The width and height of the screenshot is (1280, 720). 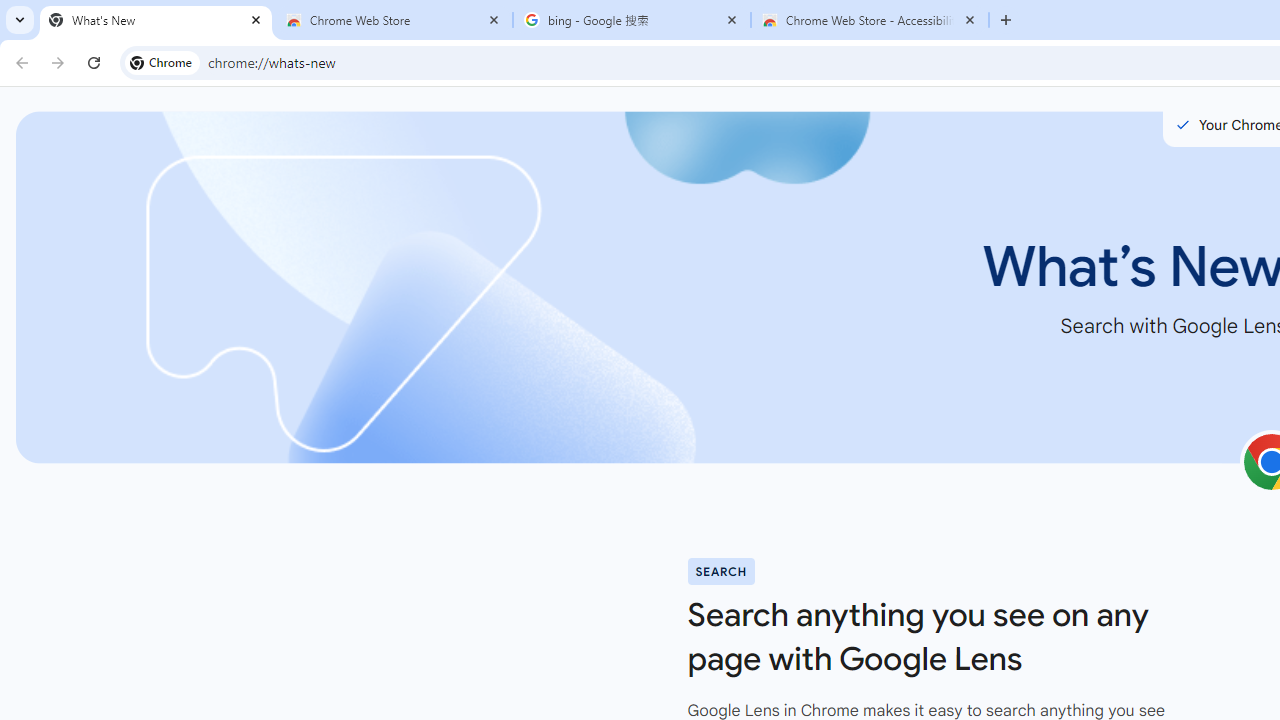 What do you see at coordinates (155, 20) in the screenshot?
I see `'What'` at bounding box center [155, 20].